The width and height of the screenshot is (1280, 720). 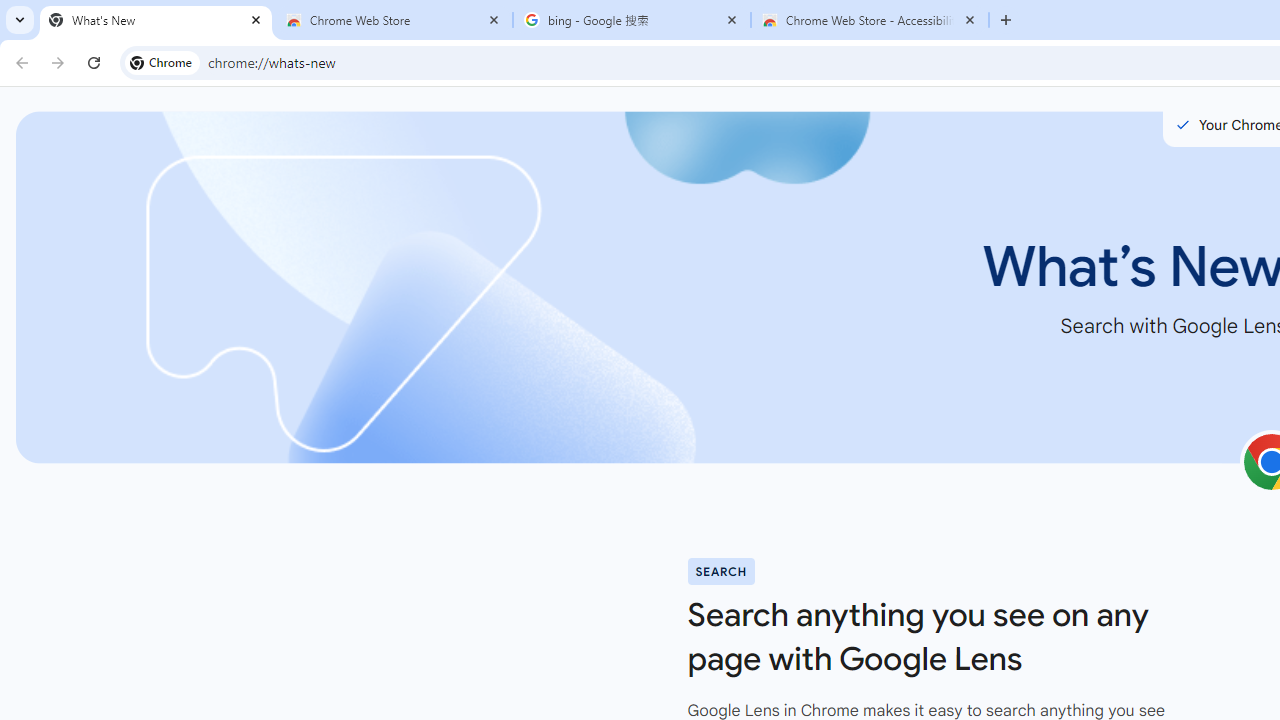 What do you see at coordinates (155, 20) in the screenshot?
I see `'What'` at bounding box center [155, 20].